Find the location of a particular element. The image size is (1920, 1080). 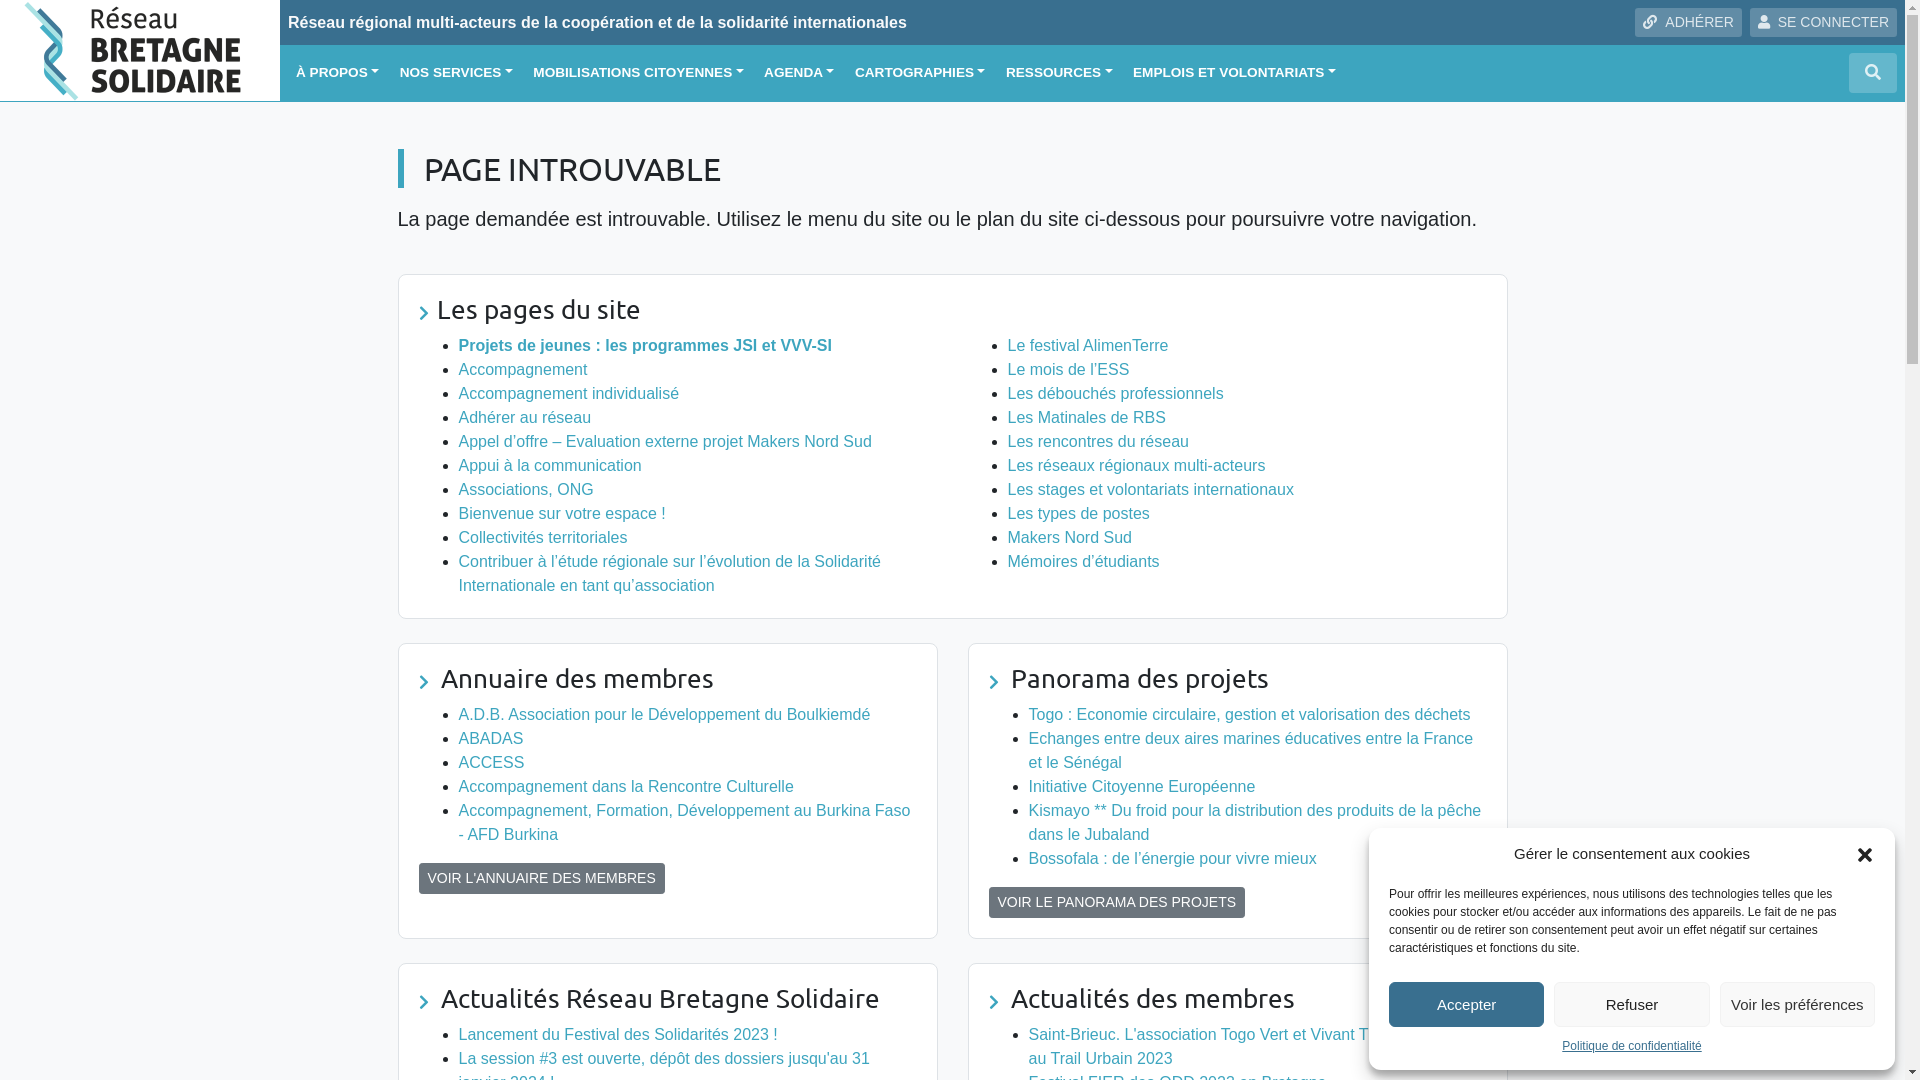

'Le festival AlimenTerre' is located at coordinates (1087, 344).